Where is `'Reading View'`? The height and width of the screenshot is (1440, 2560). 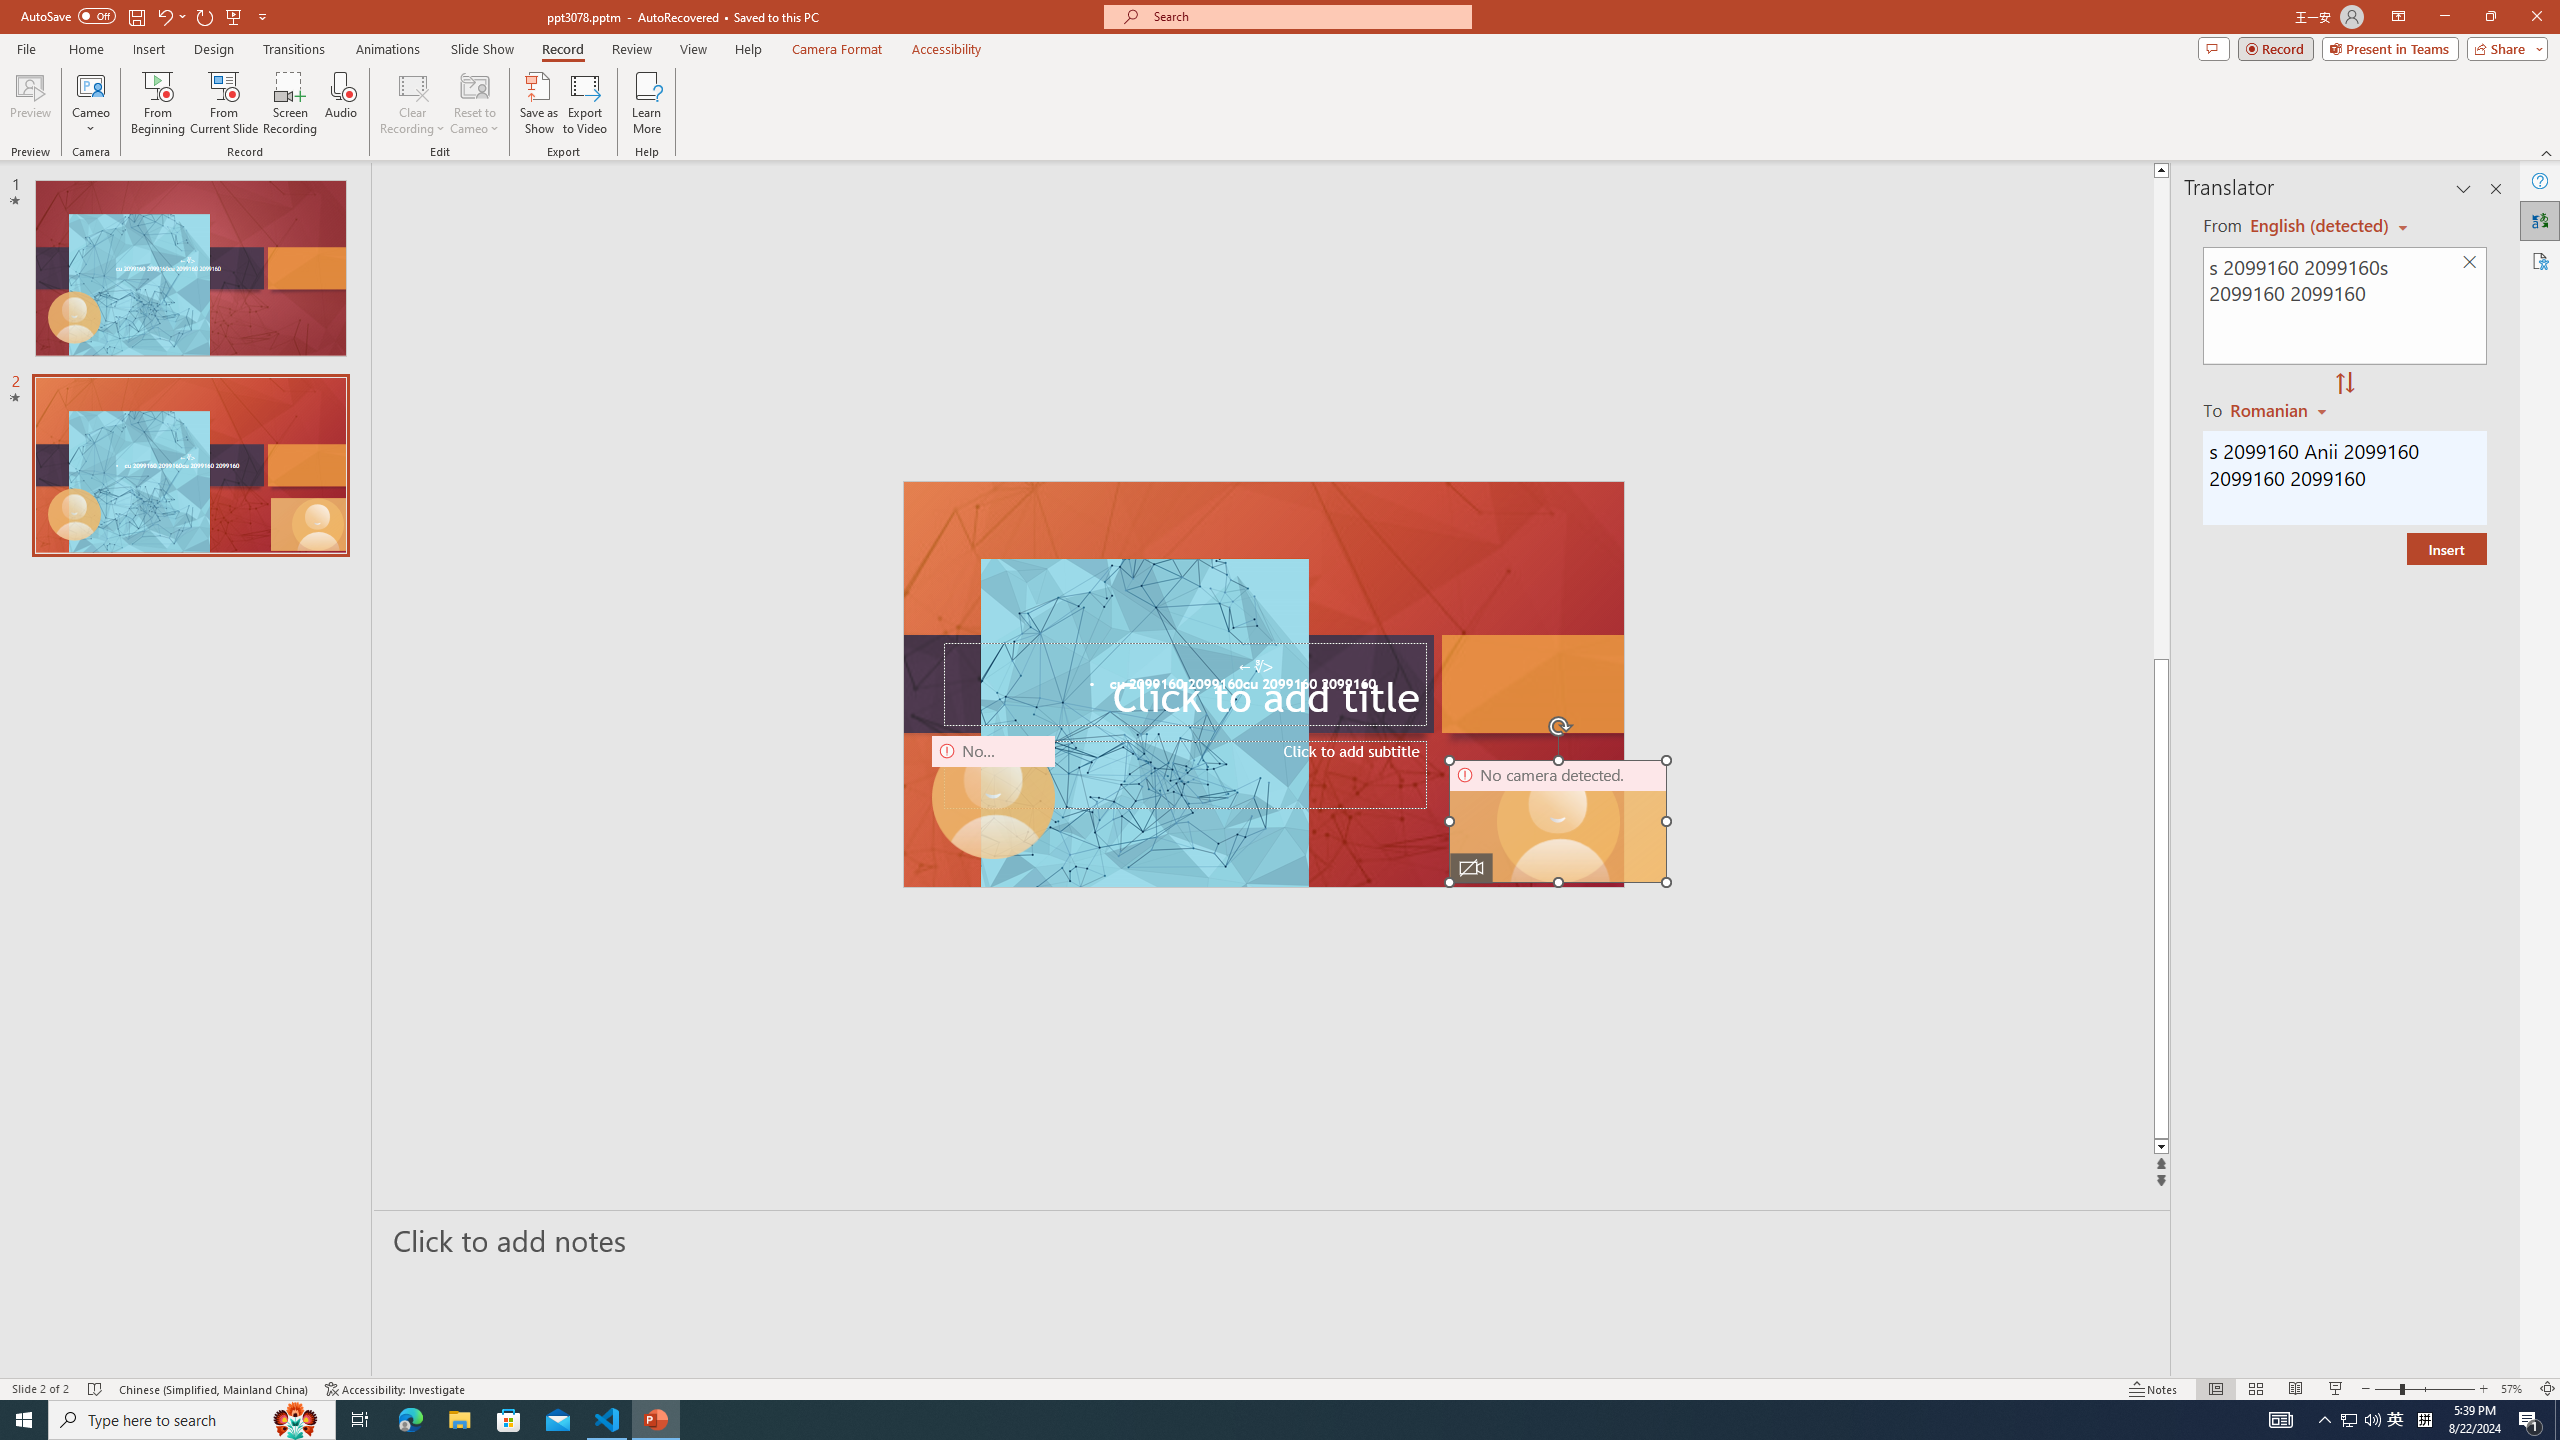 'Reading View' is located at coordinates (2295, 1389).